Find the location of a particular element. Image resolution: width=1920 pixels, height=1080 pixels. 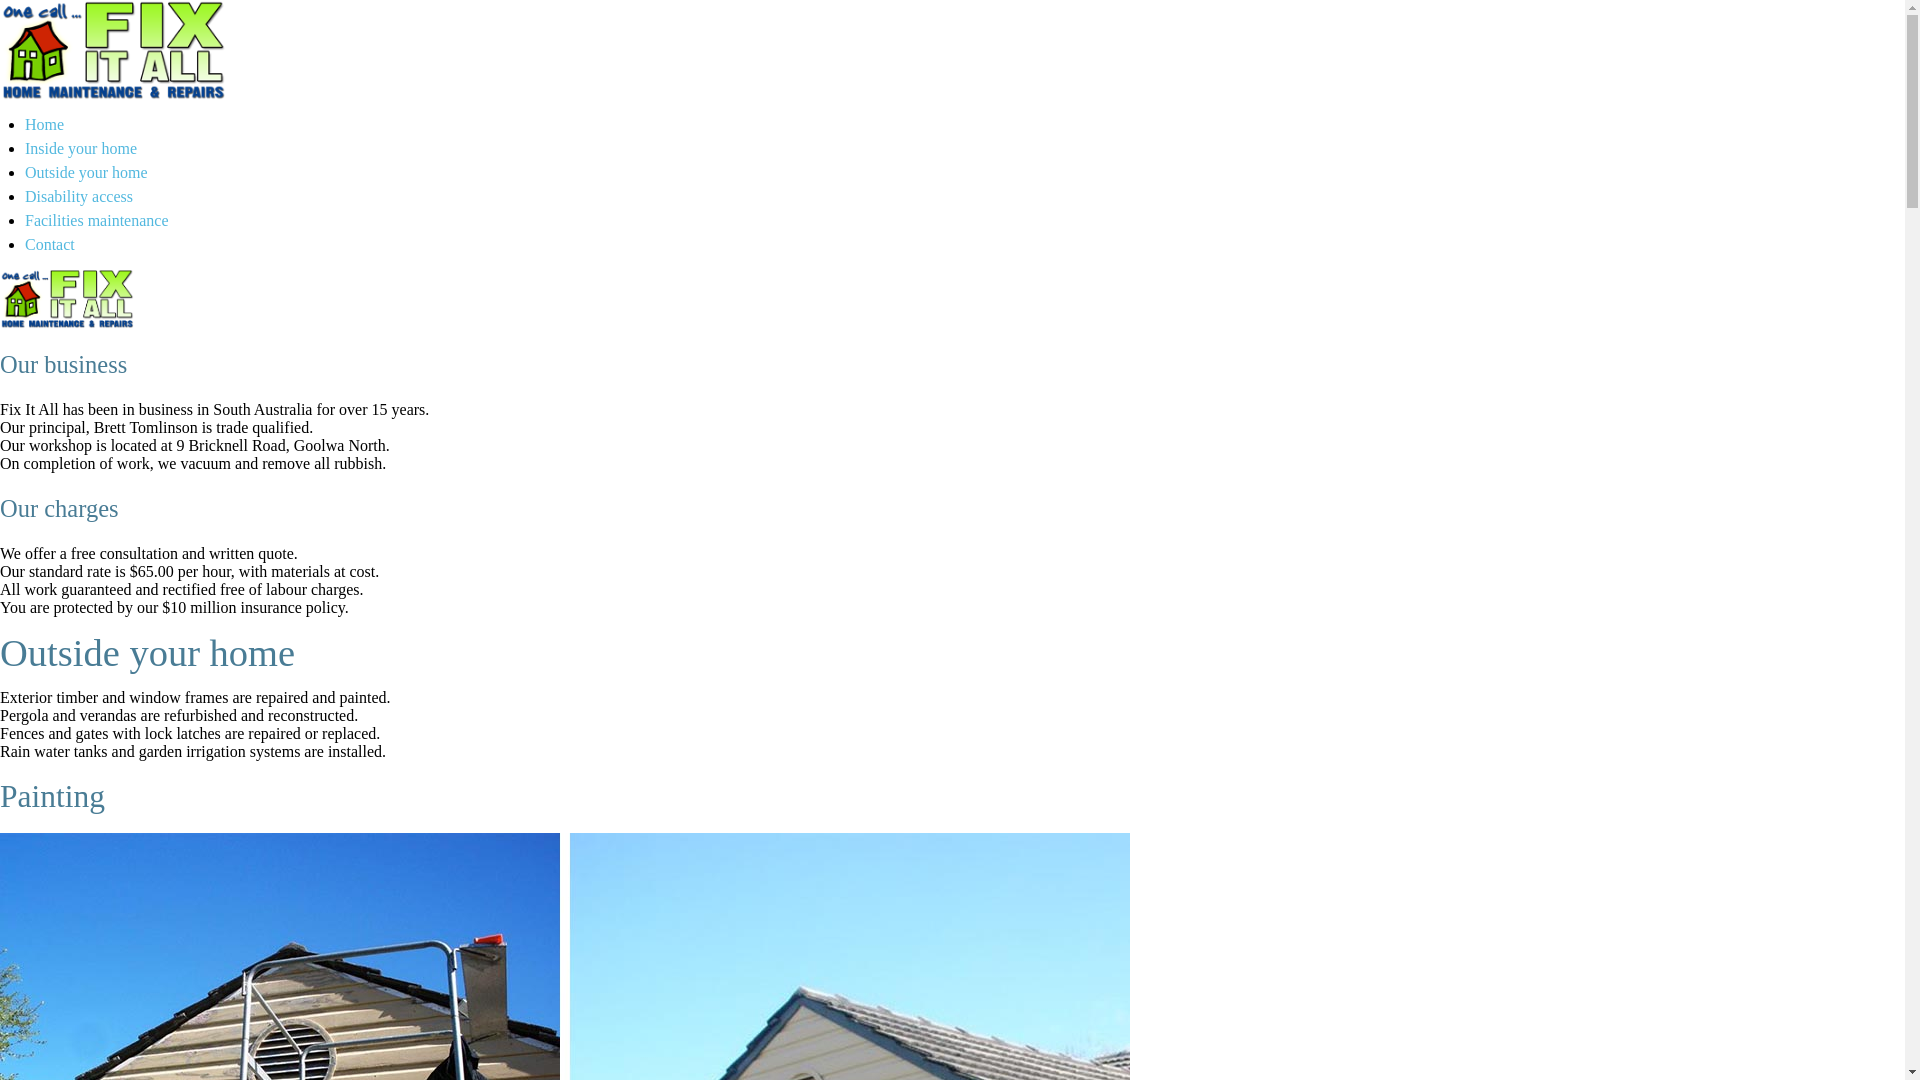

'Contact' is located at coordinates (49, 243).